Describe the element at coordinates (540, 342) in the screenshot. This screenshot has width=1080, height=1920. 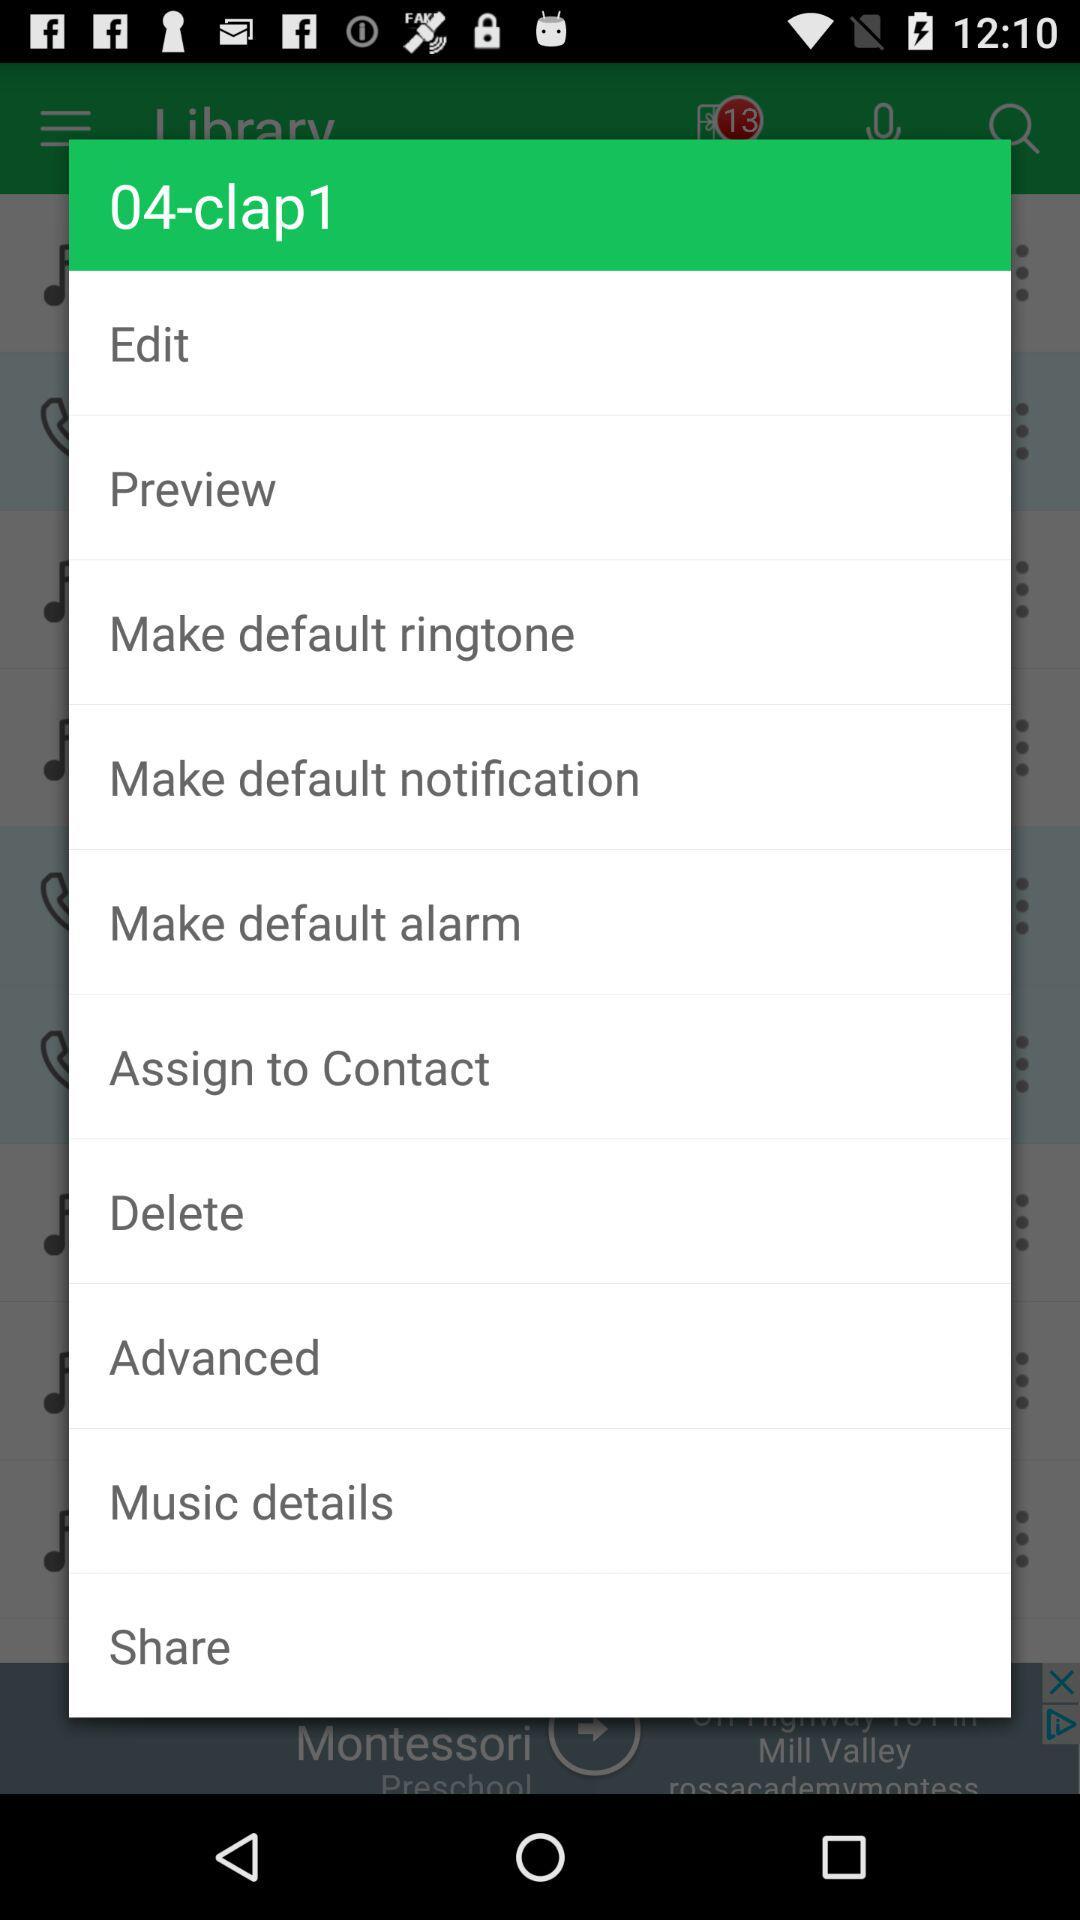
I see `edit` at that location.